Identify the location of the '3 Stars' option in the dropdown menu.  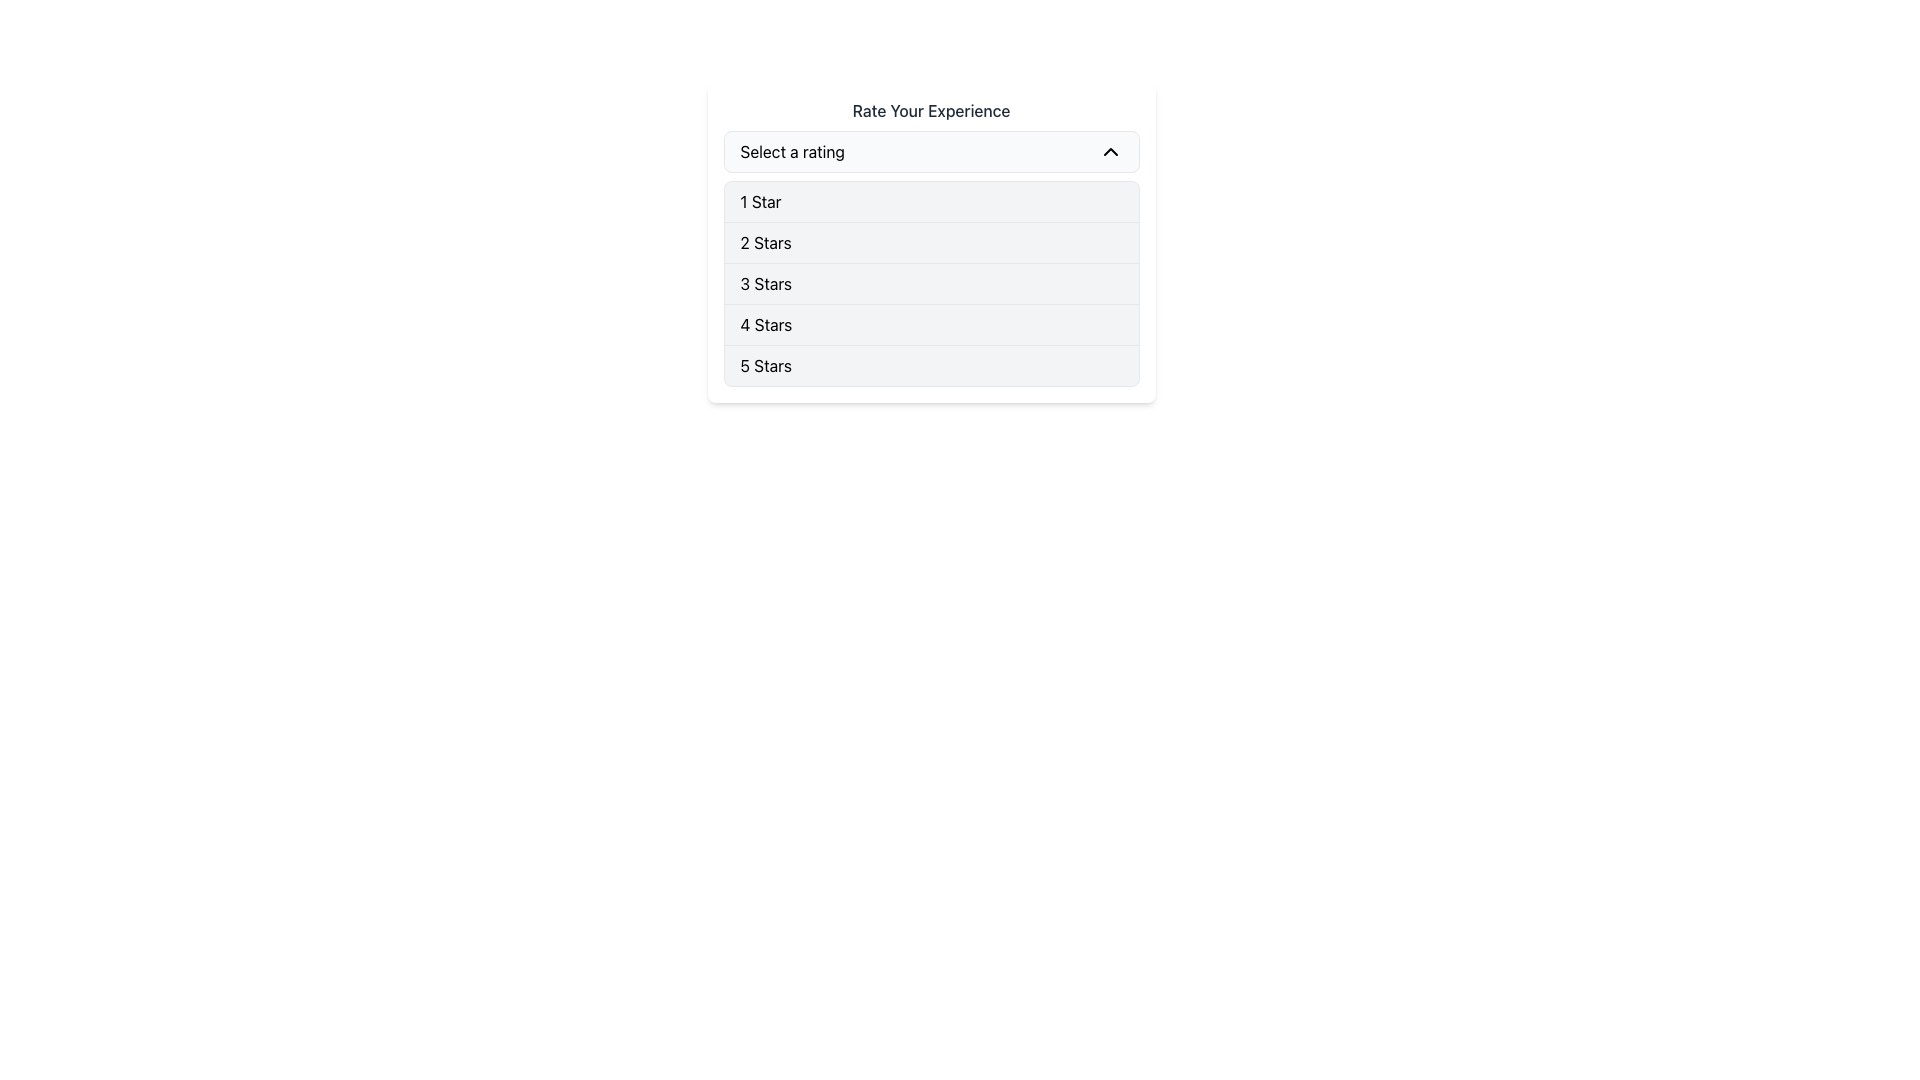
(765, 284).